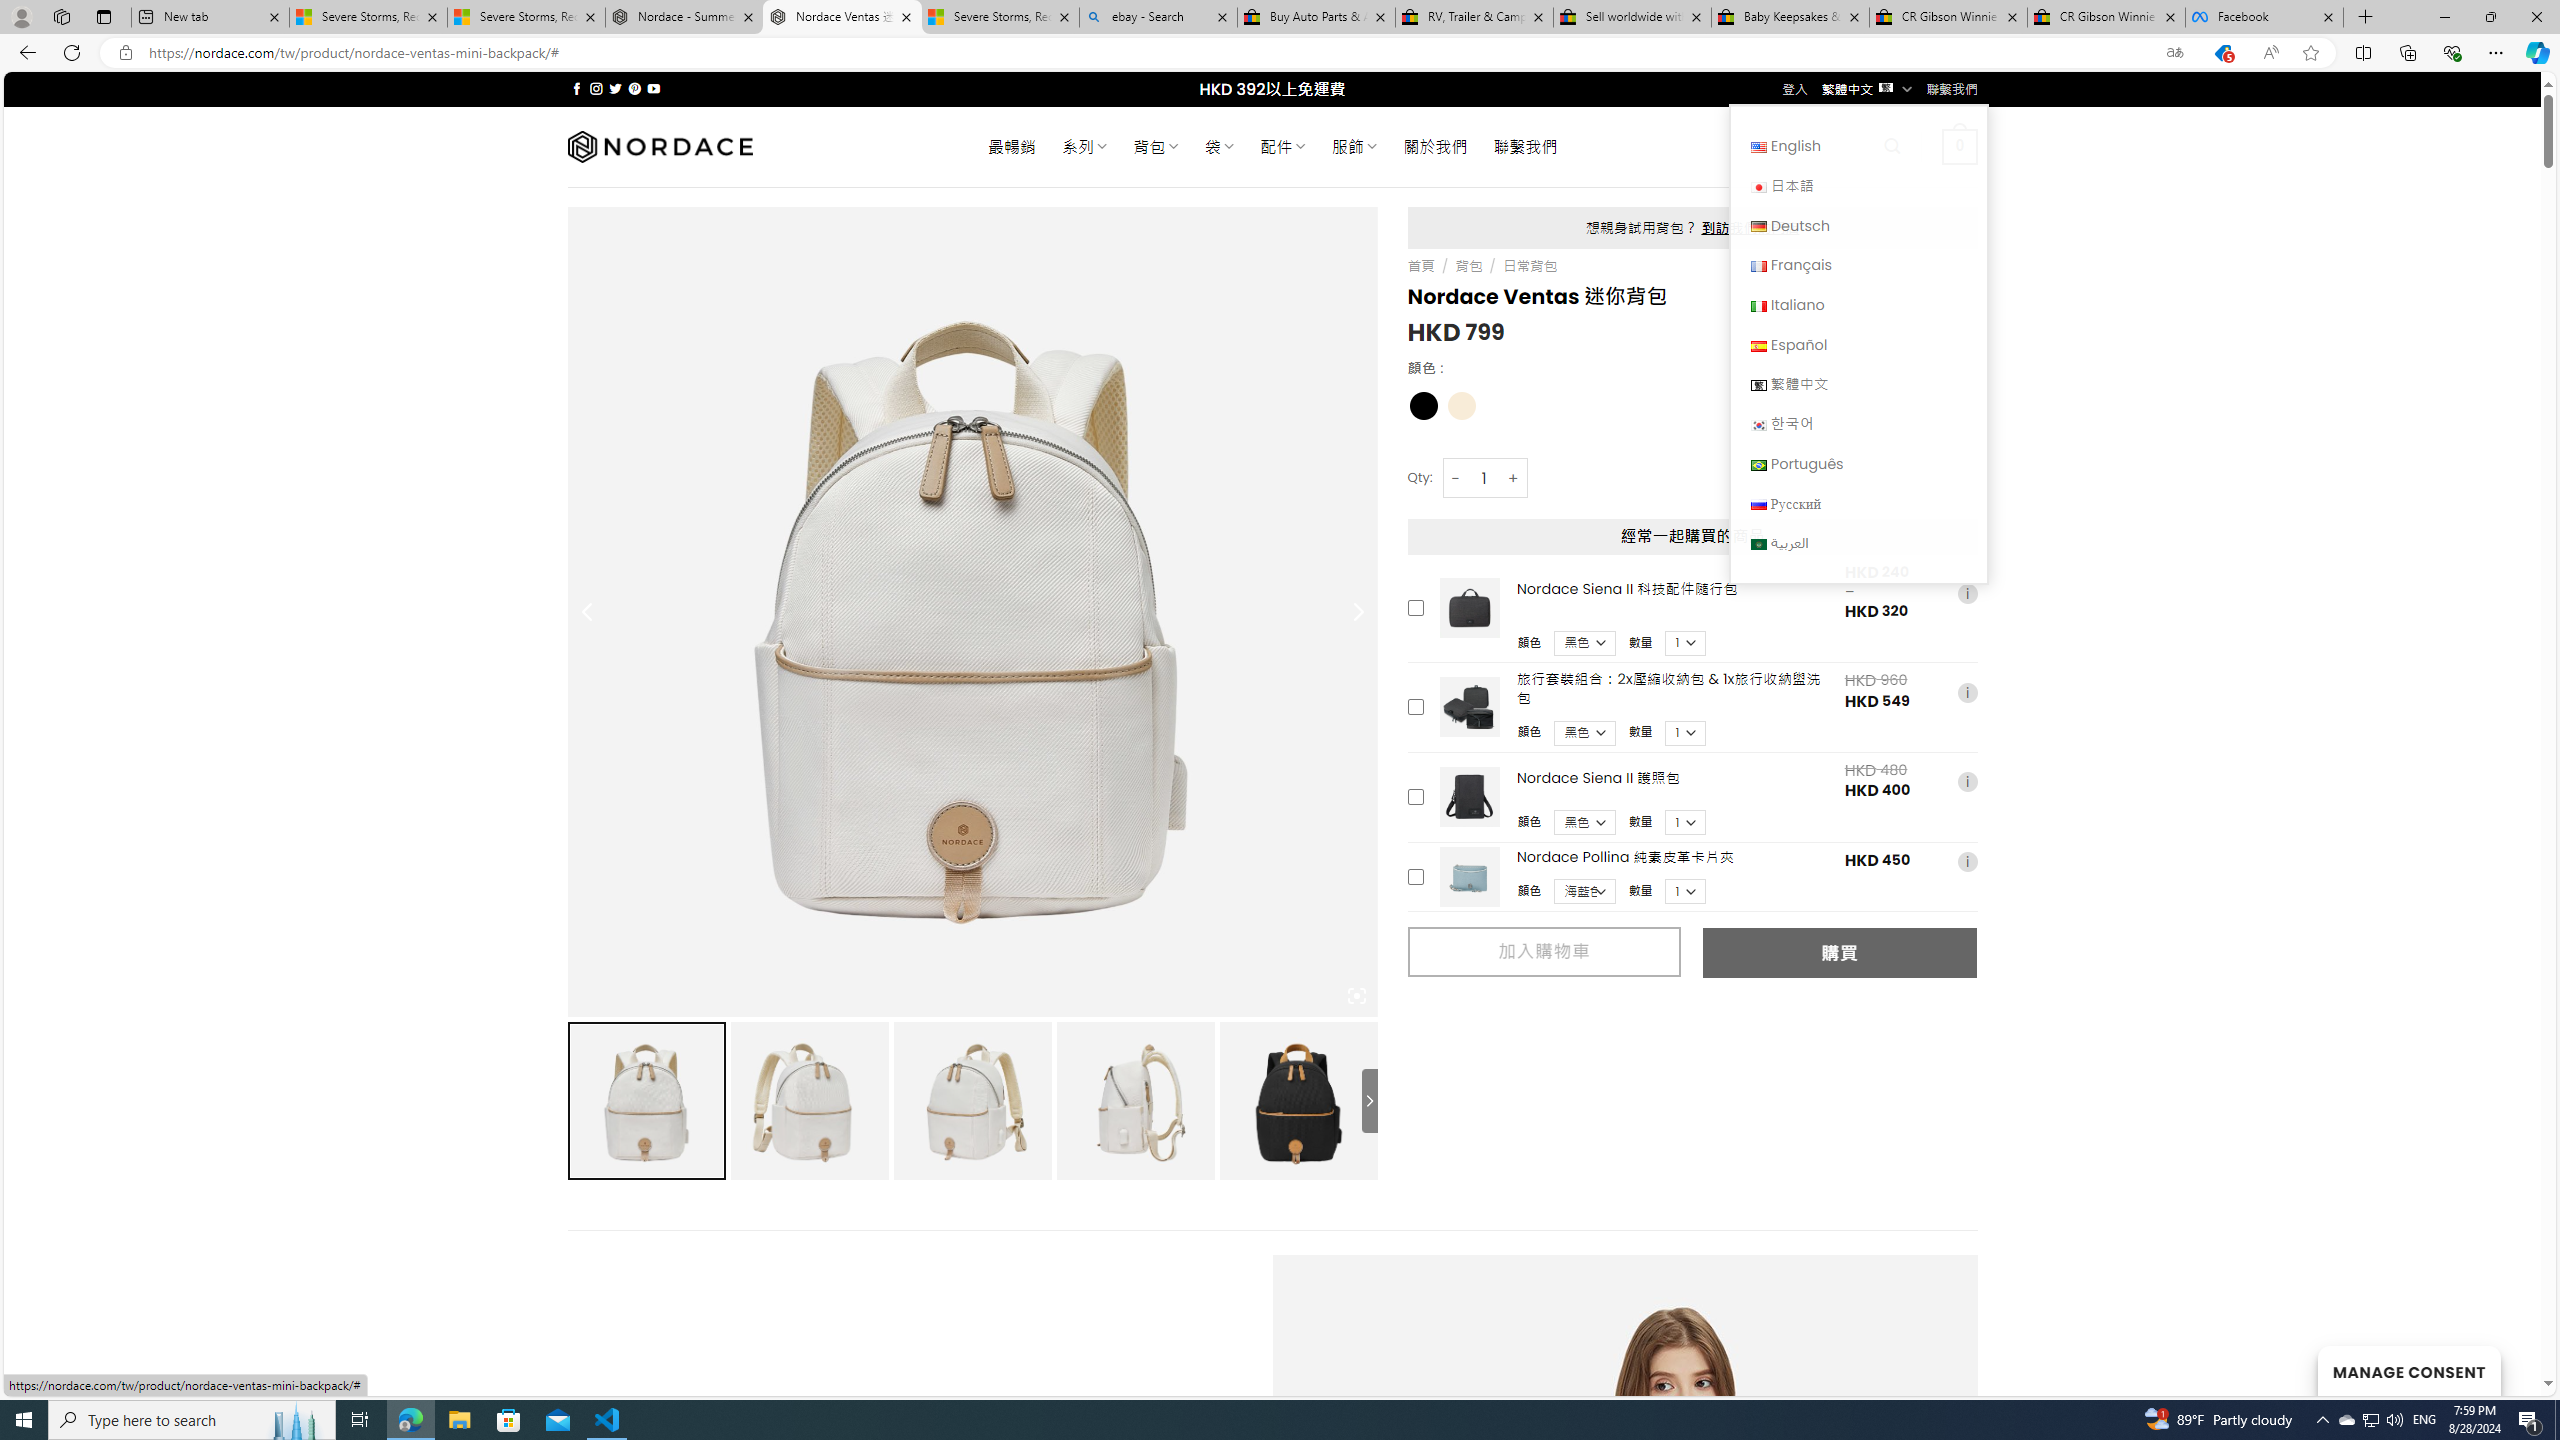  Describe the element at coordinates (1455, 478) in the screenshot. I see `'-'` at that location.